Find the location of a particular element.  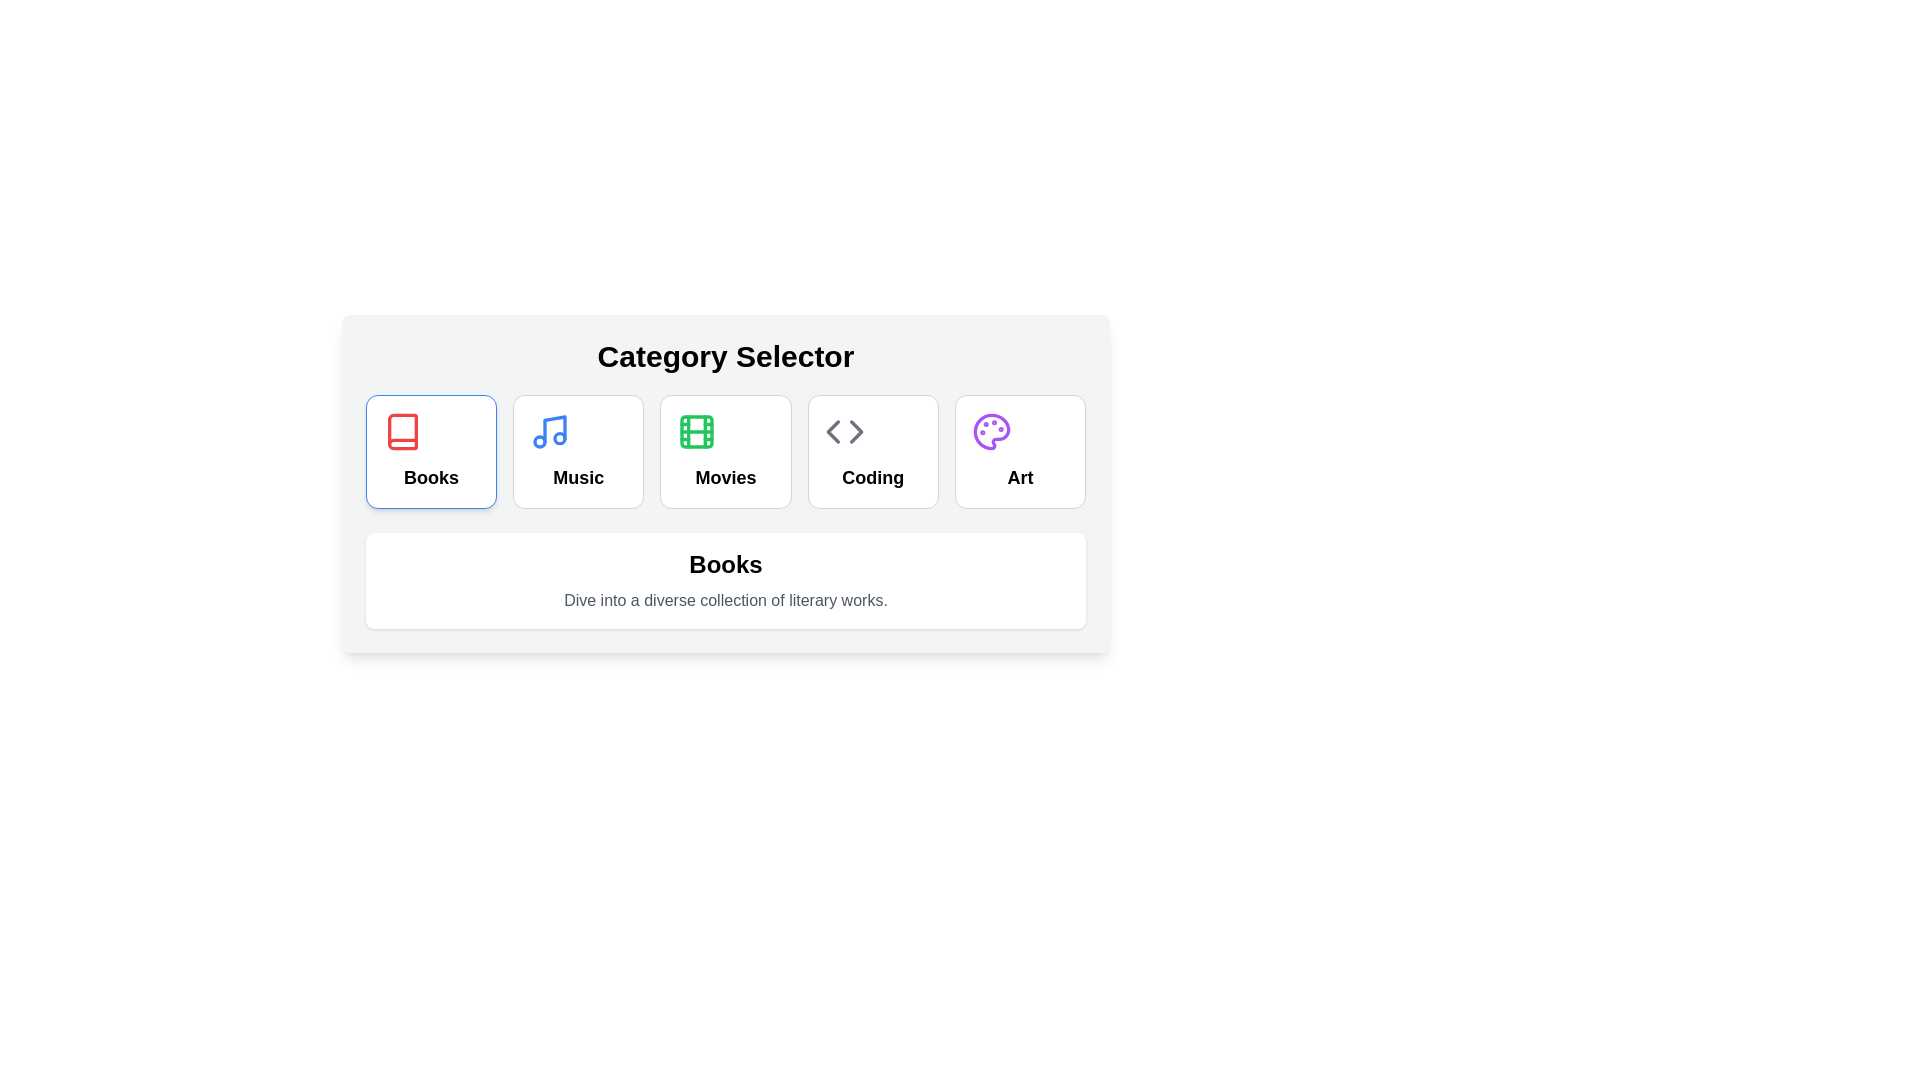

the 'Coding' category selection button located in the 'Category Selector' row, positioned fourth from the left between the 'Movies' and 'Art' cards is located at coordinates (873, 451).